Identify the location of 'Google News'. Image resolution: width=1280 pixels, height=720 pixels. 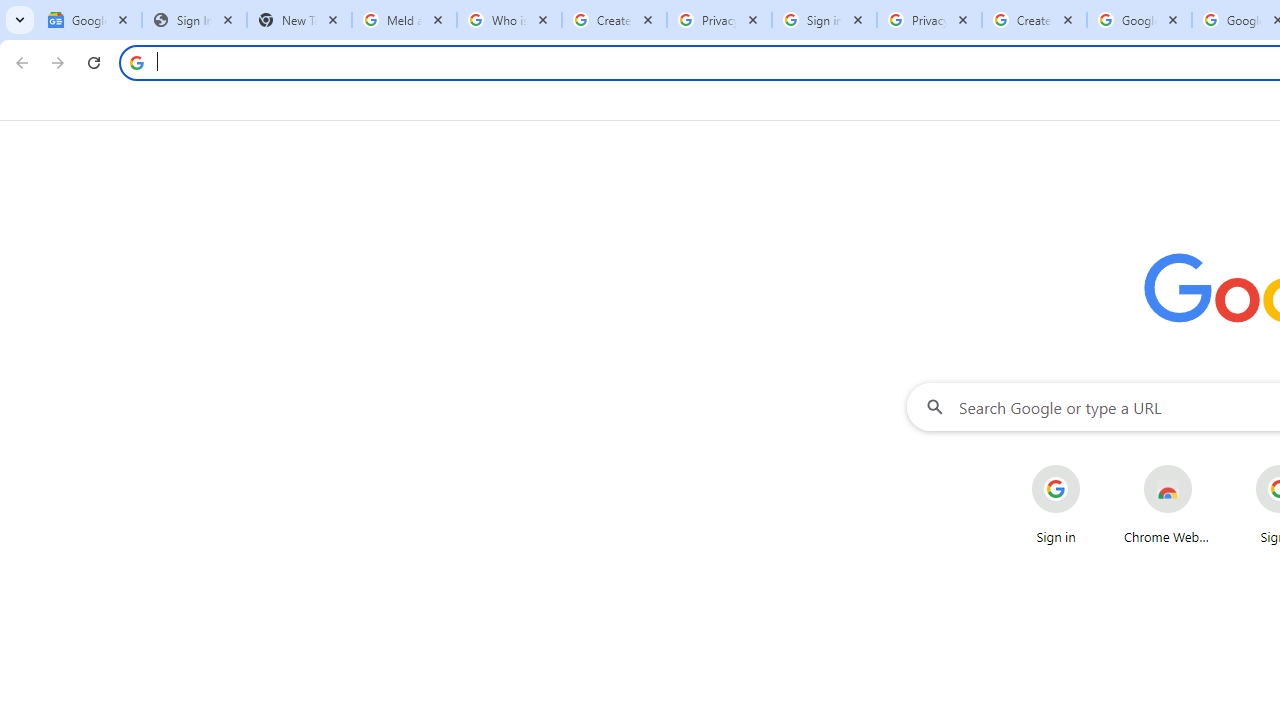
(88, 20).